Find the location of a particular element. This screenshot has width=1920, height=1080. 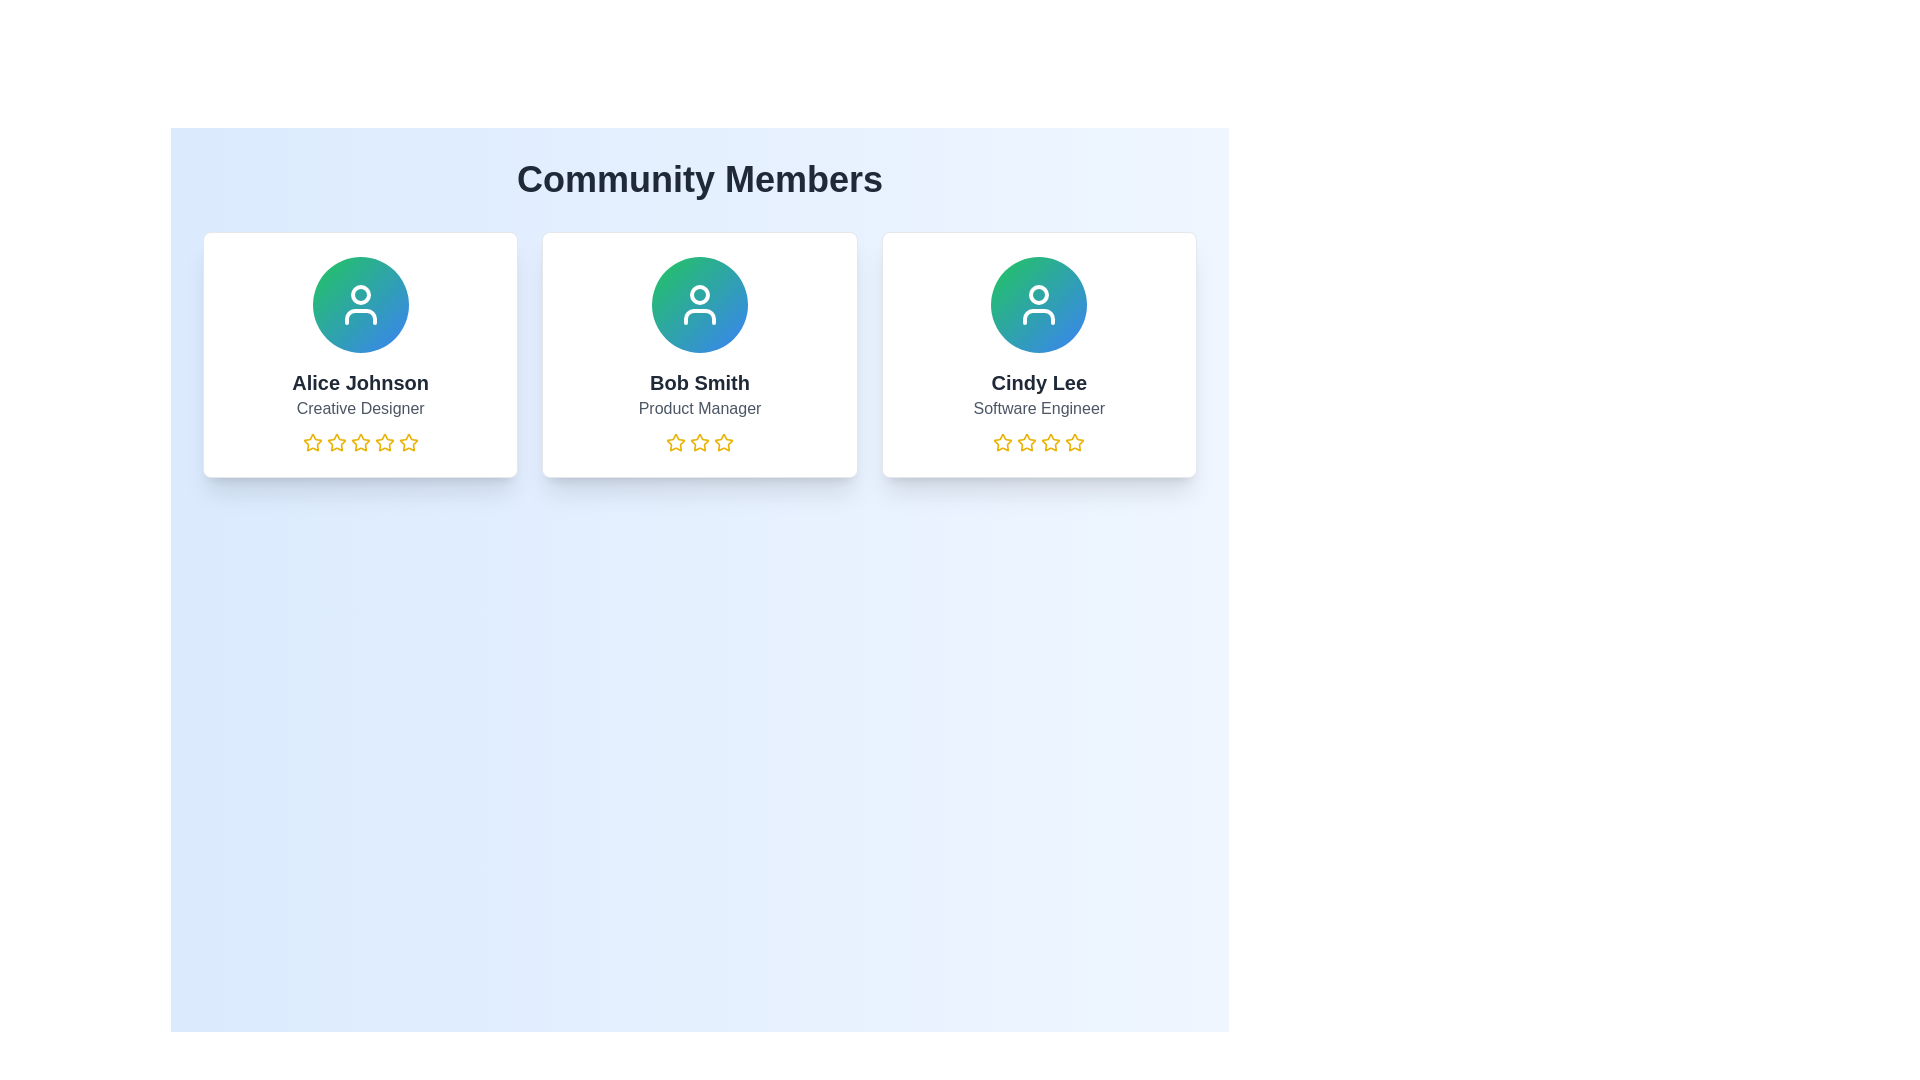

the first yellow star icon indicating a rating in the review system below the profile card of 'Alice Johnson' is located at coordinates (311, 442).